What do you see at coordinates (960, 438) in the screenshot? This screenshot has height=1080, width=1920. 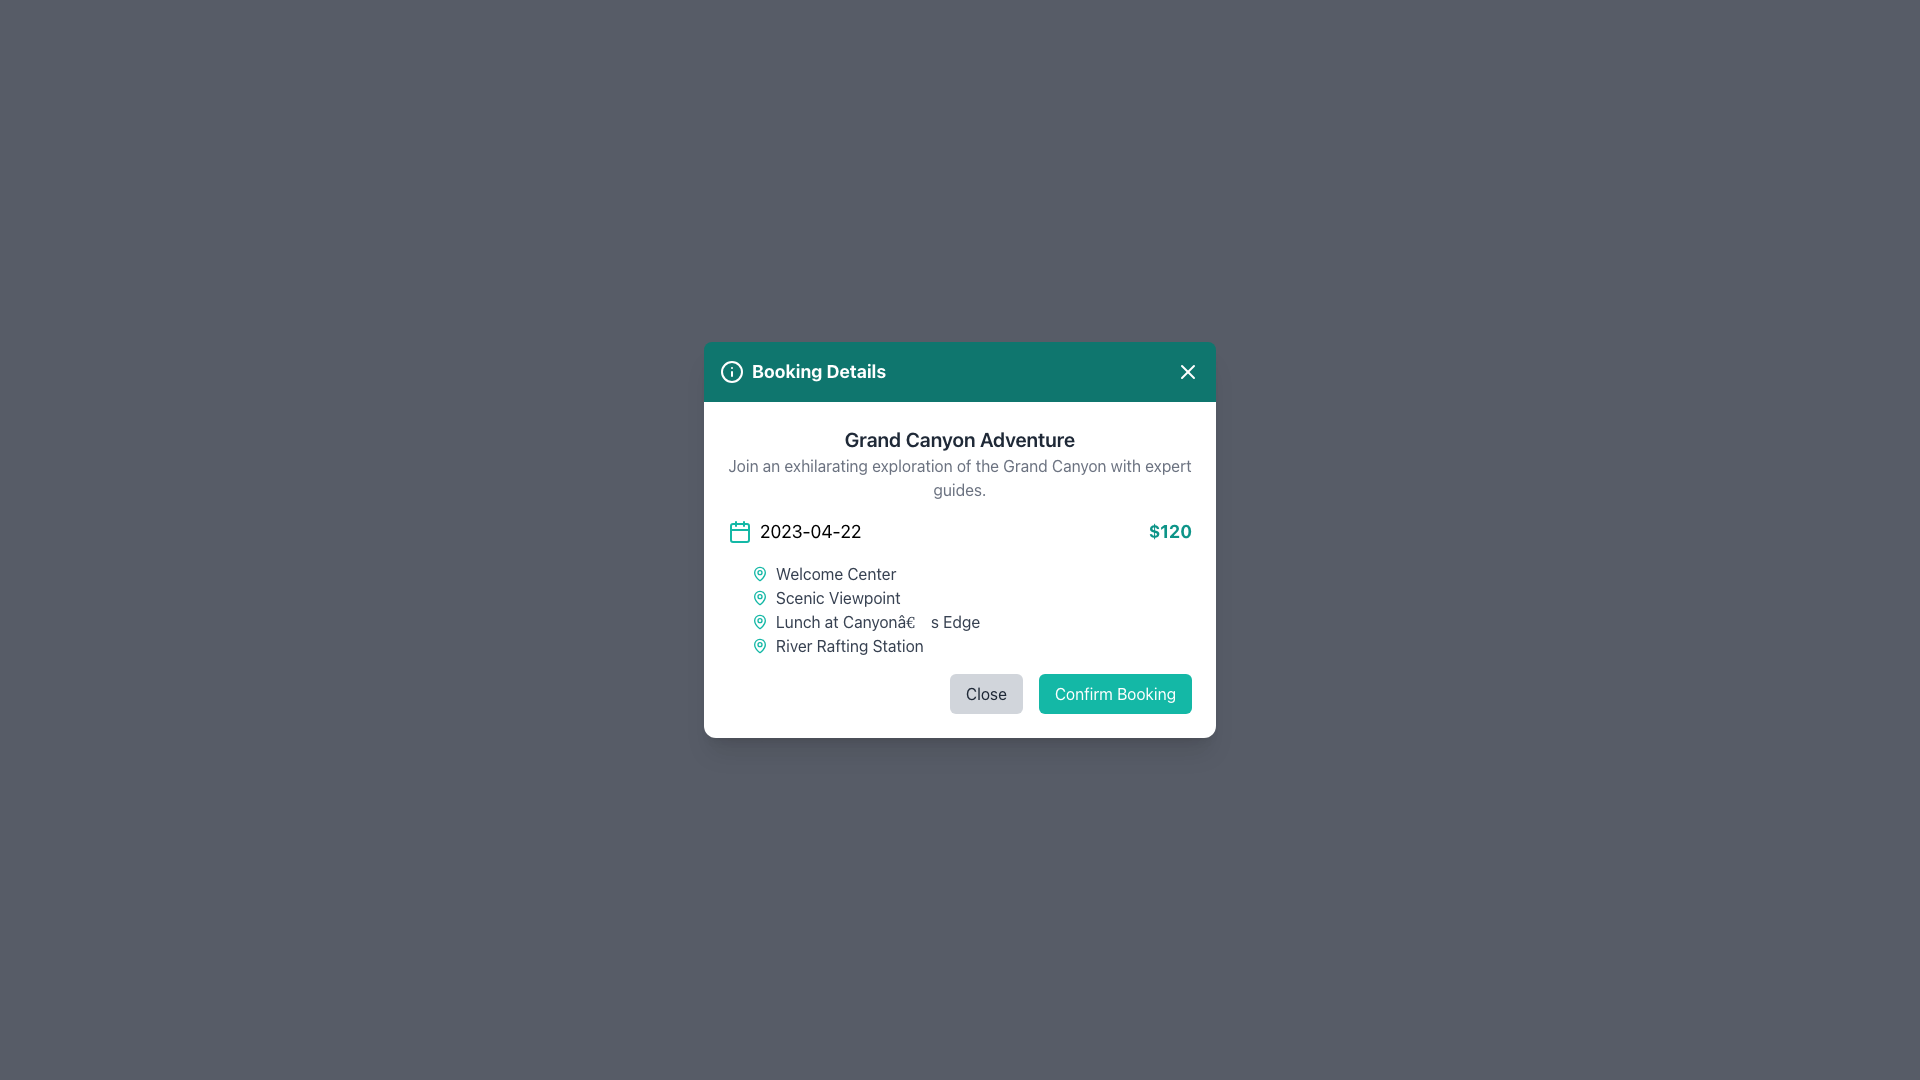 I see `the text label that displays 'Grand Canyon Adventure' in bold, large font at the top of the 'Booking Details' dialog box` at bounding box center [960, 438].